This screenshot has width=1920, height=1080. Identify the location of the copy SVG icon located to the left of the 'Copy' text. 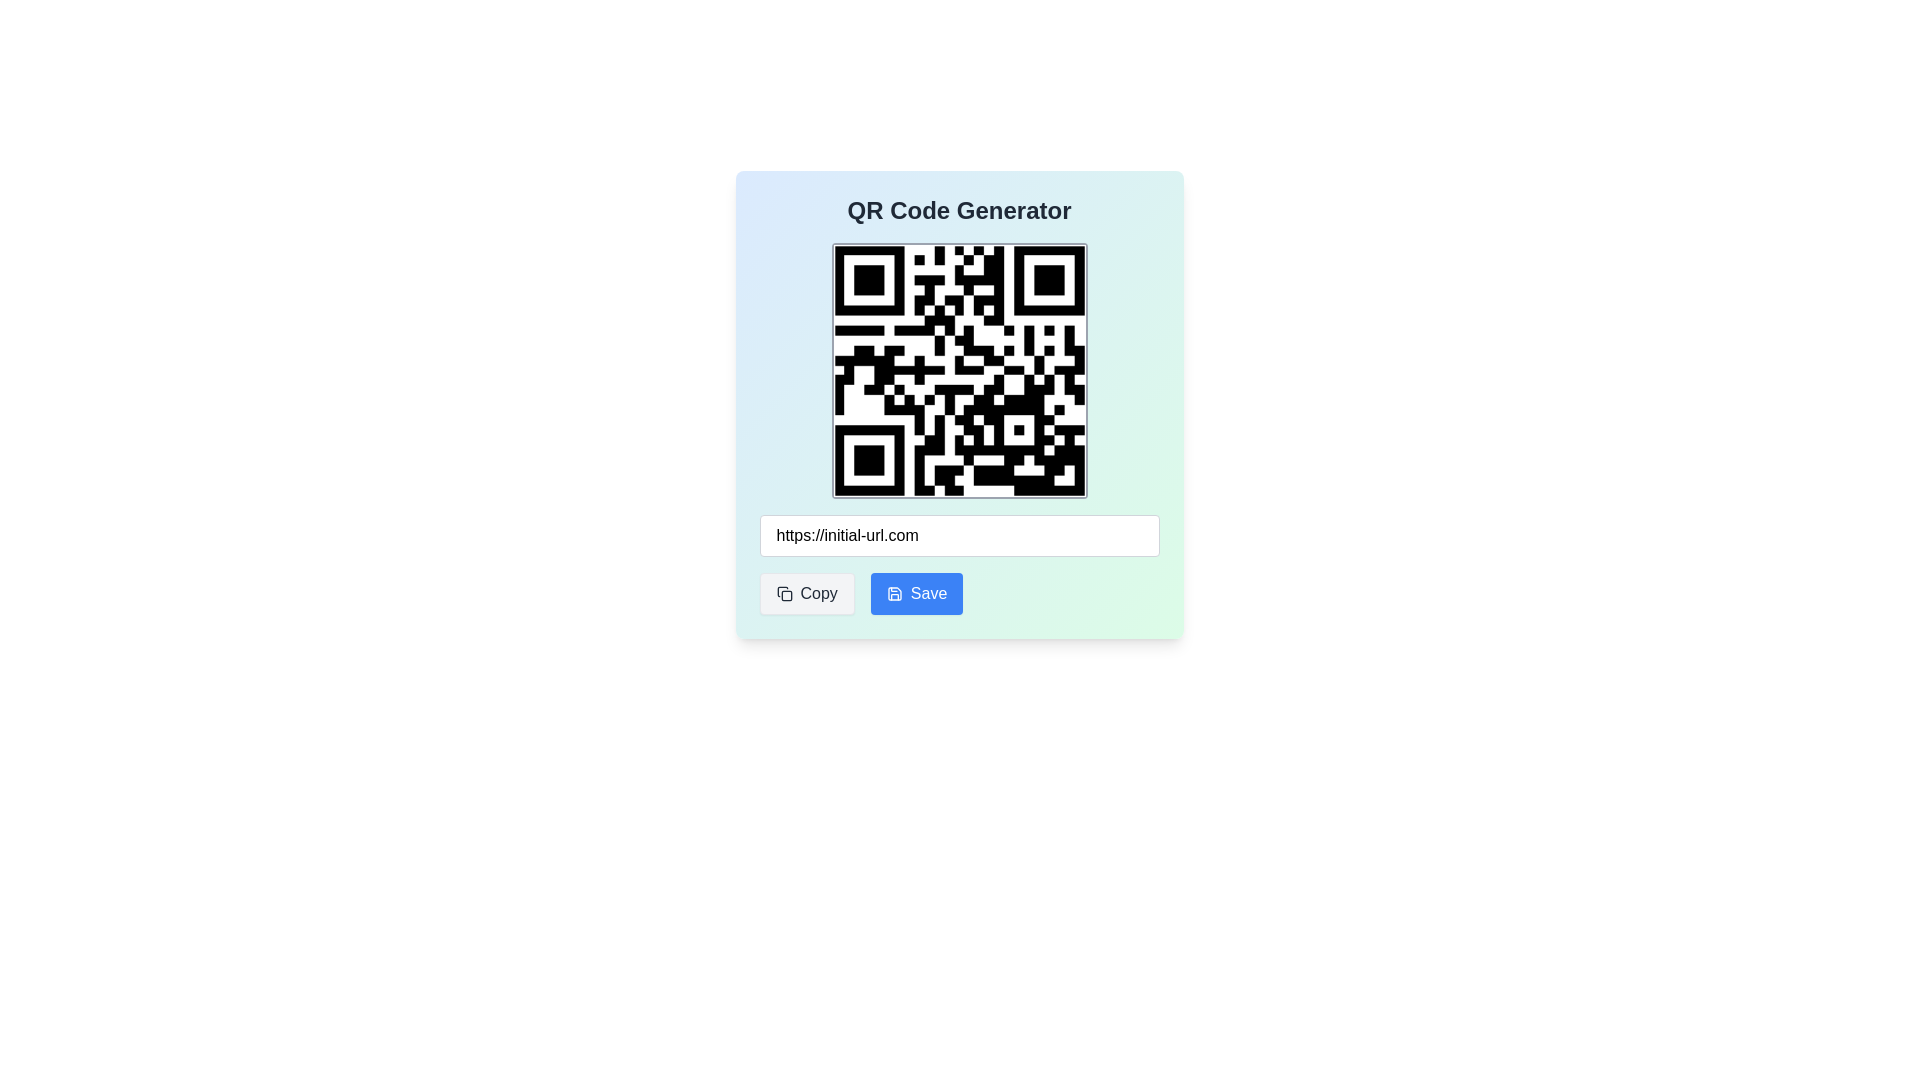
(783, 593).